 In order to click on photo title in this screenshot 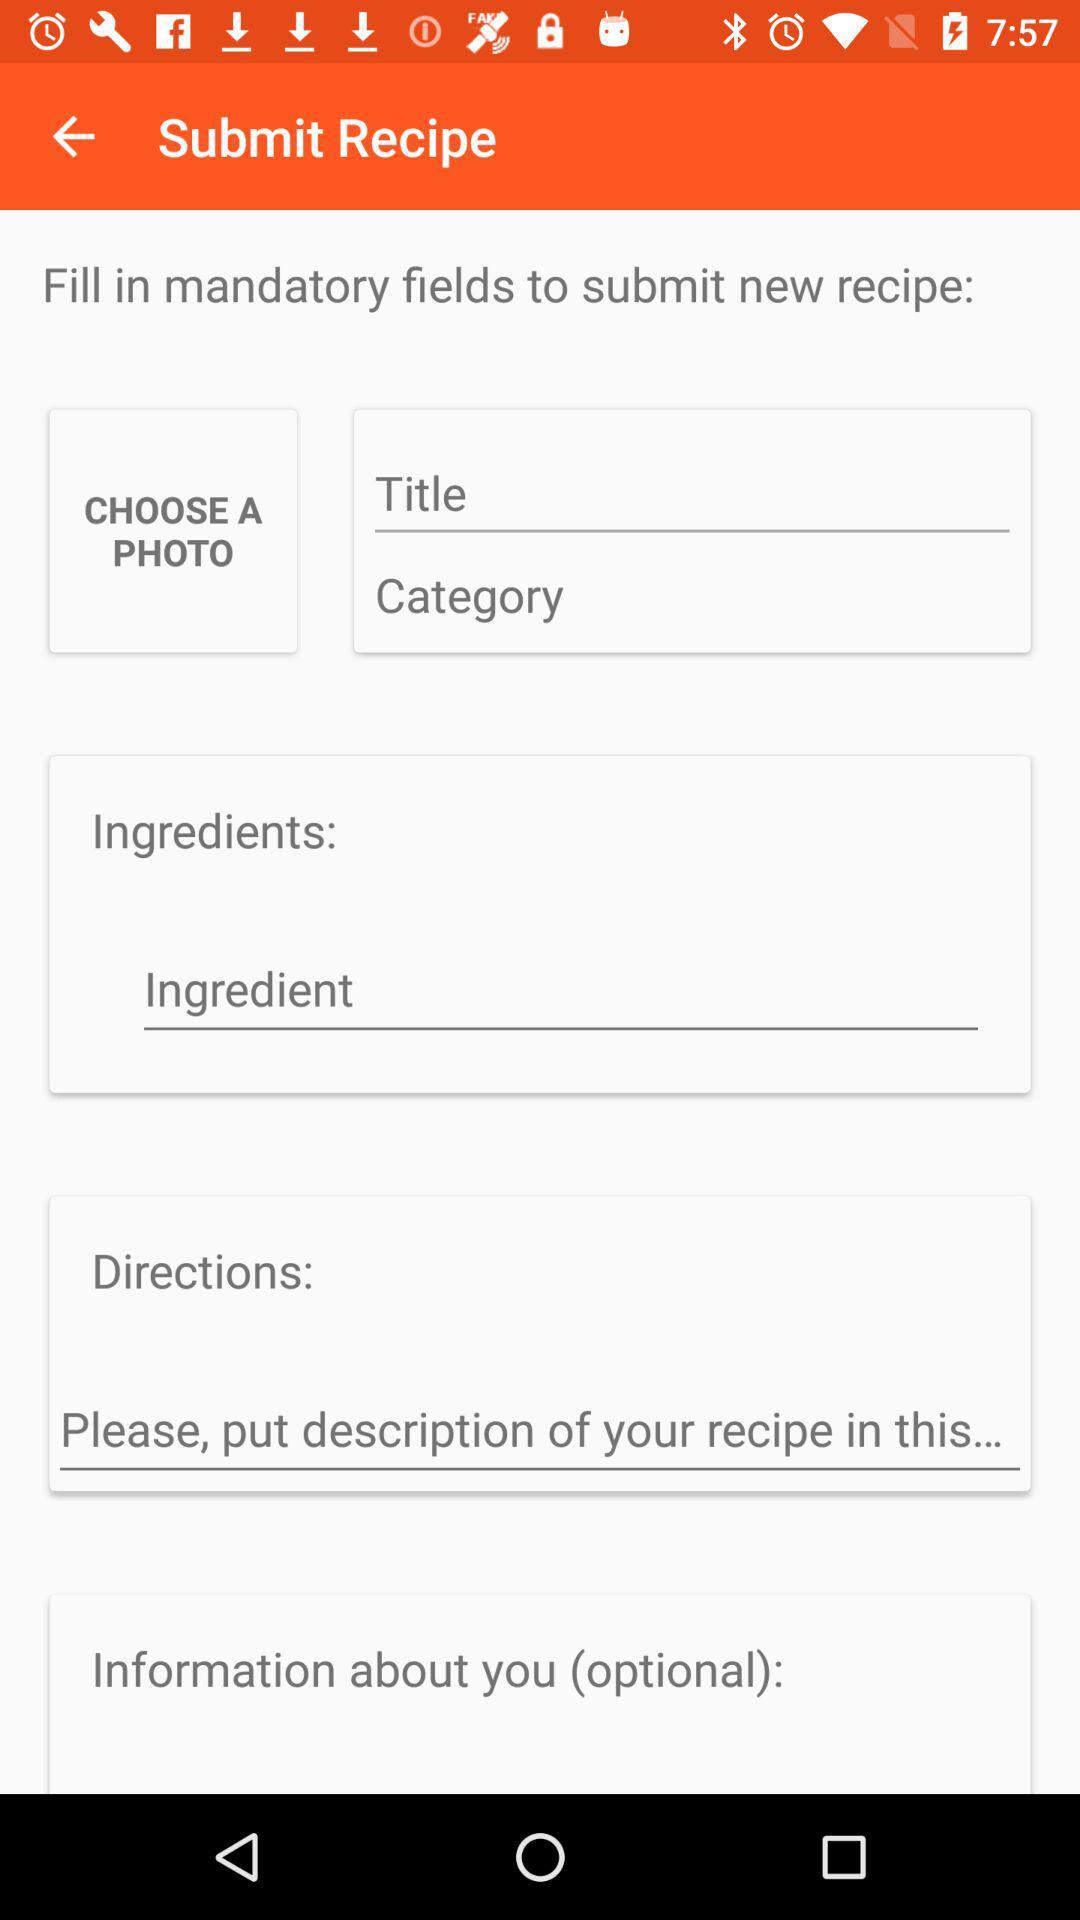, I will do `click(691, 494)`.